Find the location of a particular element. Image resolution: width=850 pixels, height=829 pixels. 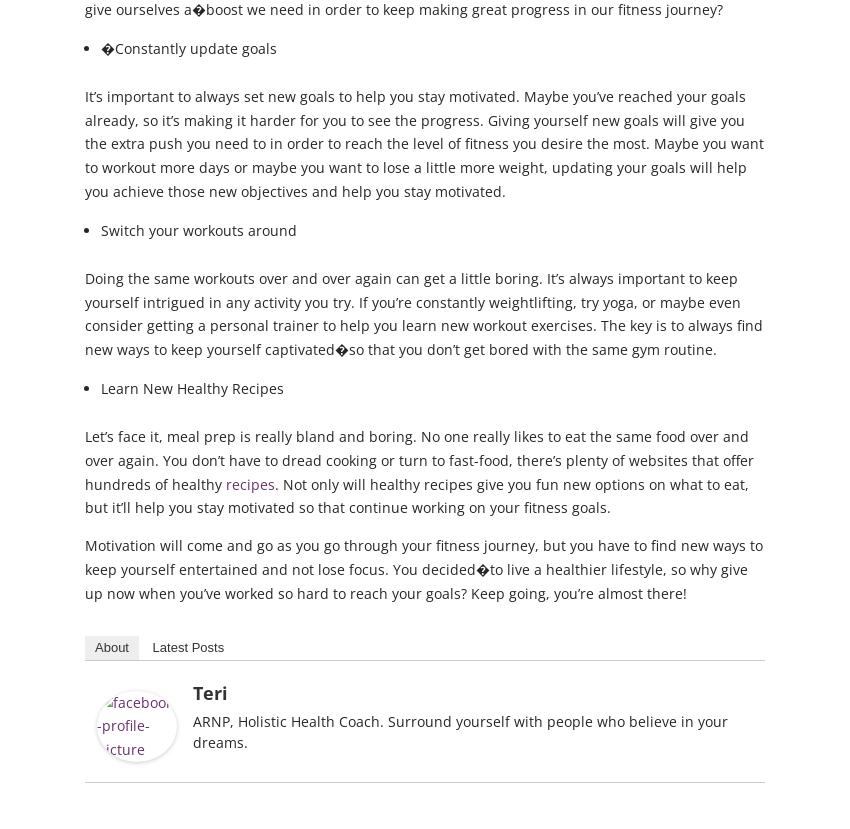

'Motivation will come and go as you go through your fitness journey, but you have to find new ways to keep yourself entertained and not lose focus. You decided�to live a healthier lifestyle, so why give up now when you’ve worked so hard to reach your goals? Keep going, you’re almost there!' is located at coordinates (423, 568).